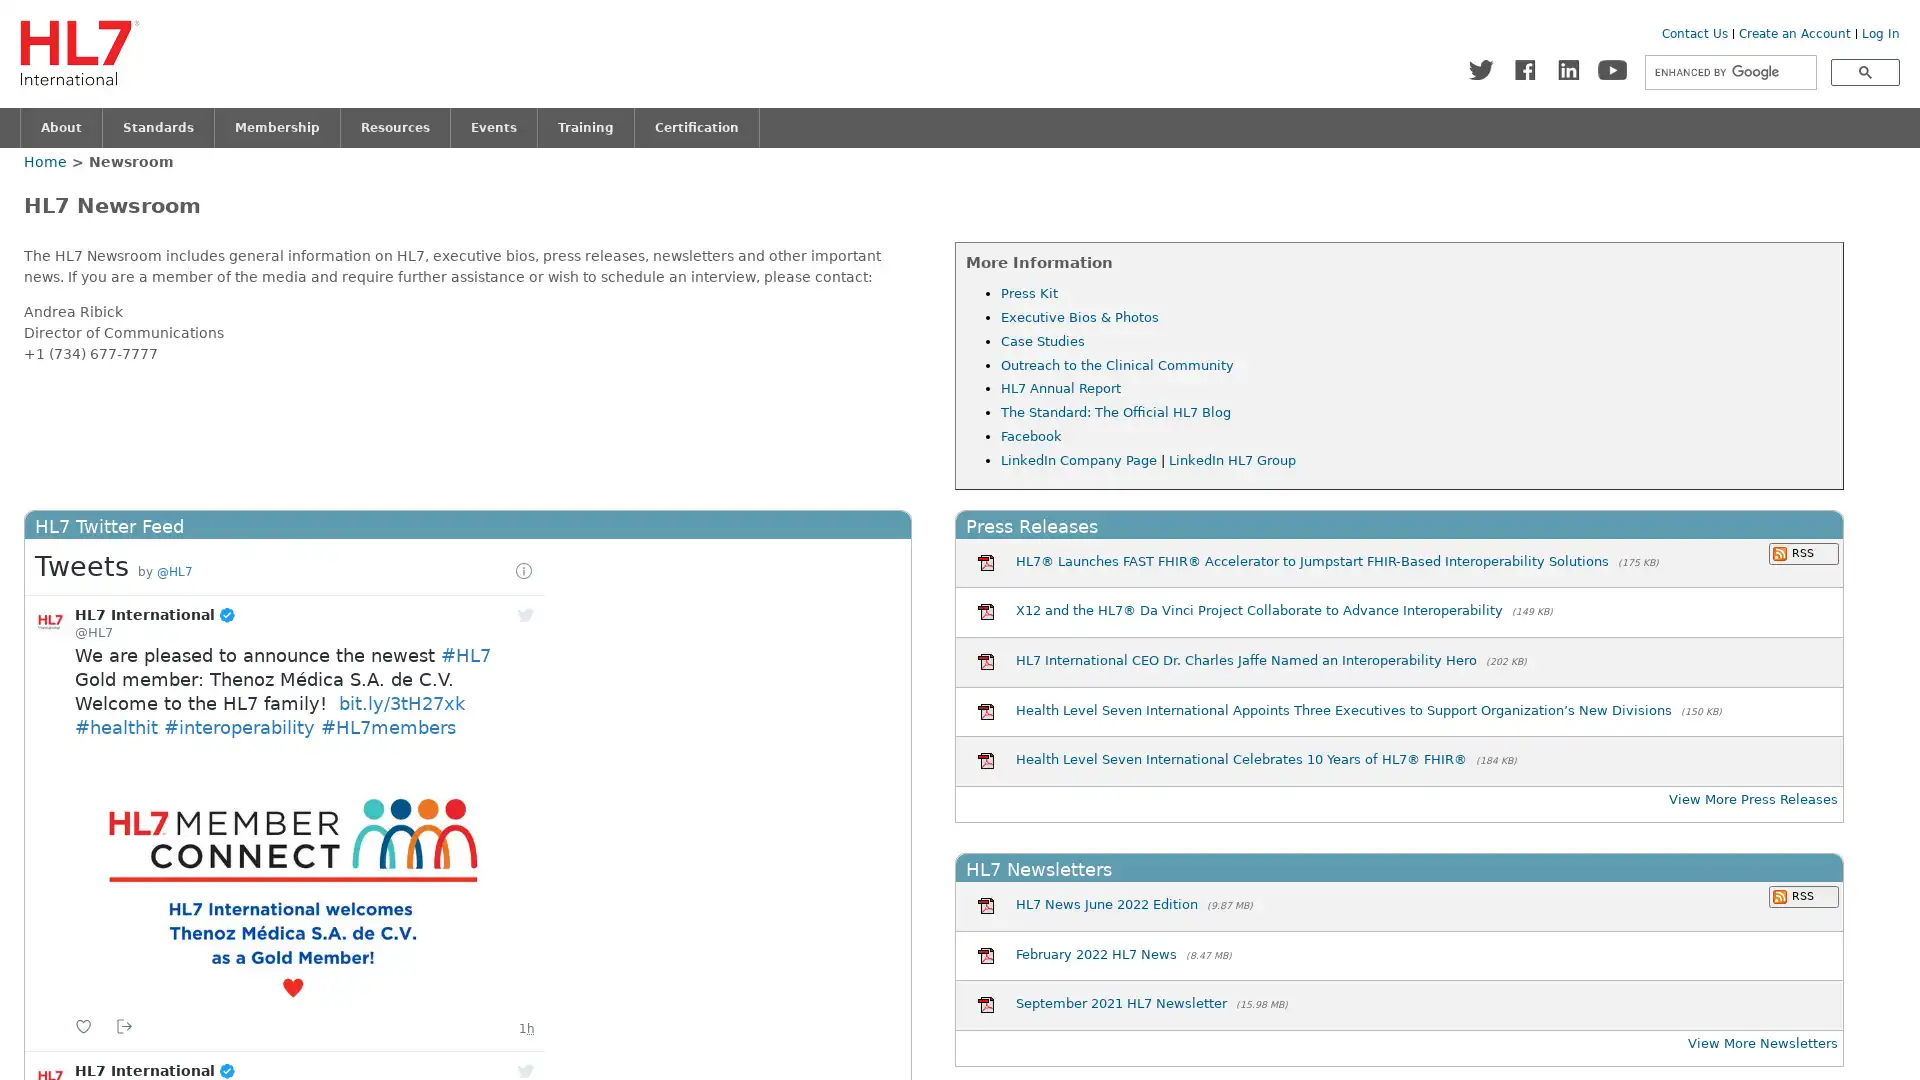  I want to click on search, so click(1864, 71).